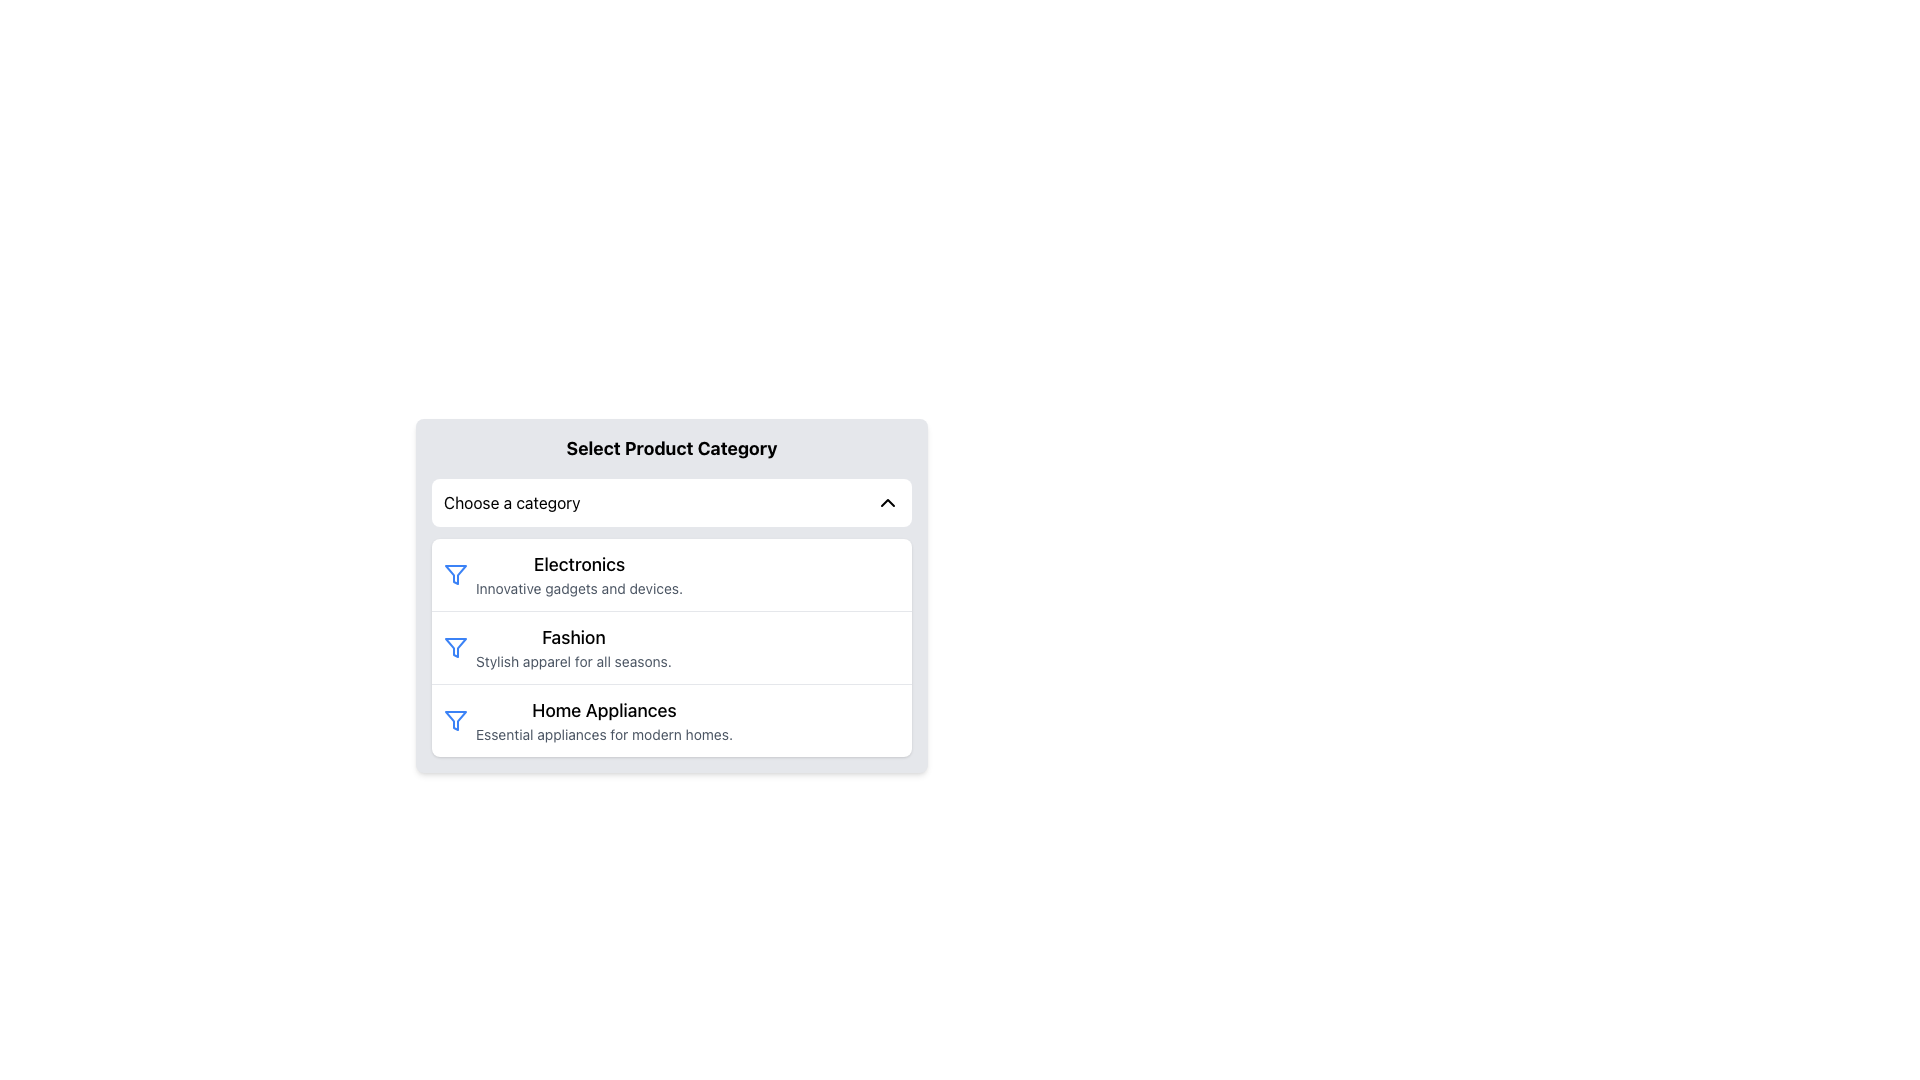  Describe the element at coordinates (455, 574) in the screenshot. I see `the blue triangular-shaped funnel icon associated with filtering functionalities, located below the 'Choose a category' dropdown in the 'Select Product Category' section, aligned with the 'Home Appliances' text` at that location.